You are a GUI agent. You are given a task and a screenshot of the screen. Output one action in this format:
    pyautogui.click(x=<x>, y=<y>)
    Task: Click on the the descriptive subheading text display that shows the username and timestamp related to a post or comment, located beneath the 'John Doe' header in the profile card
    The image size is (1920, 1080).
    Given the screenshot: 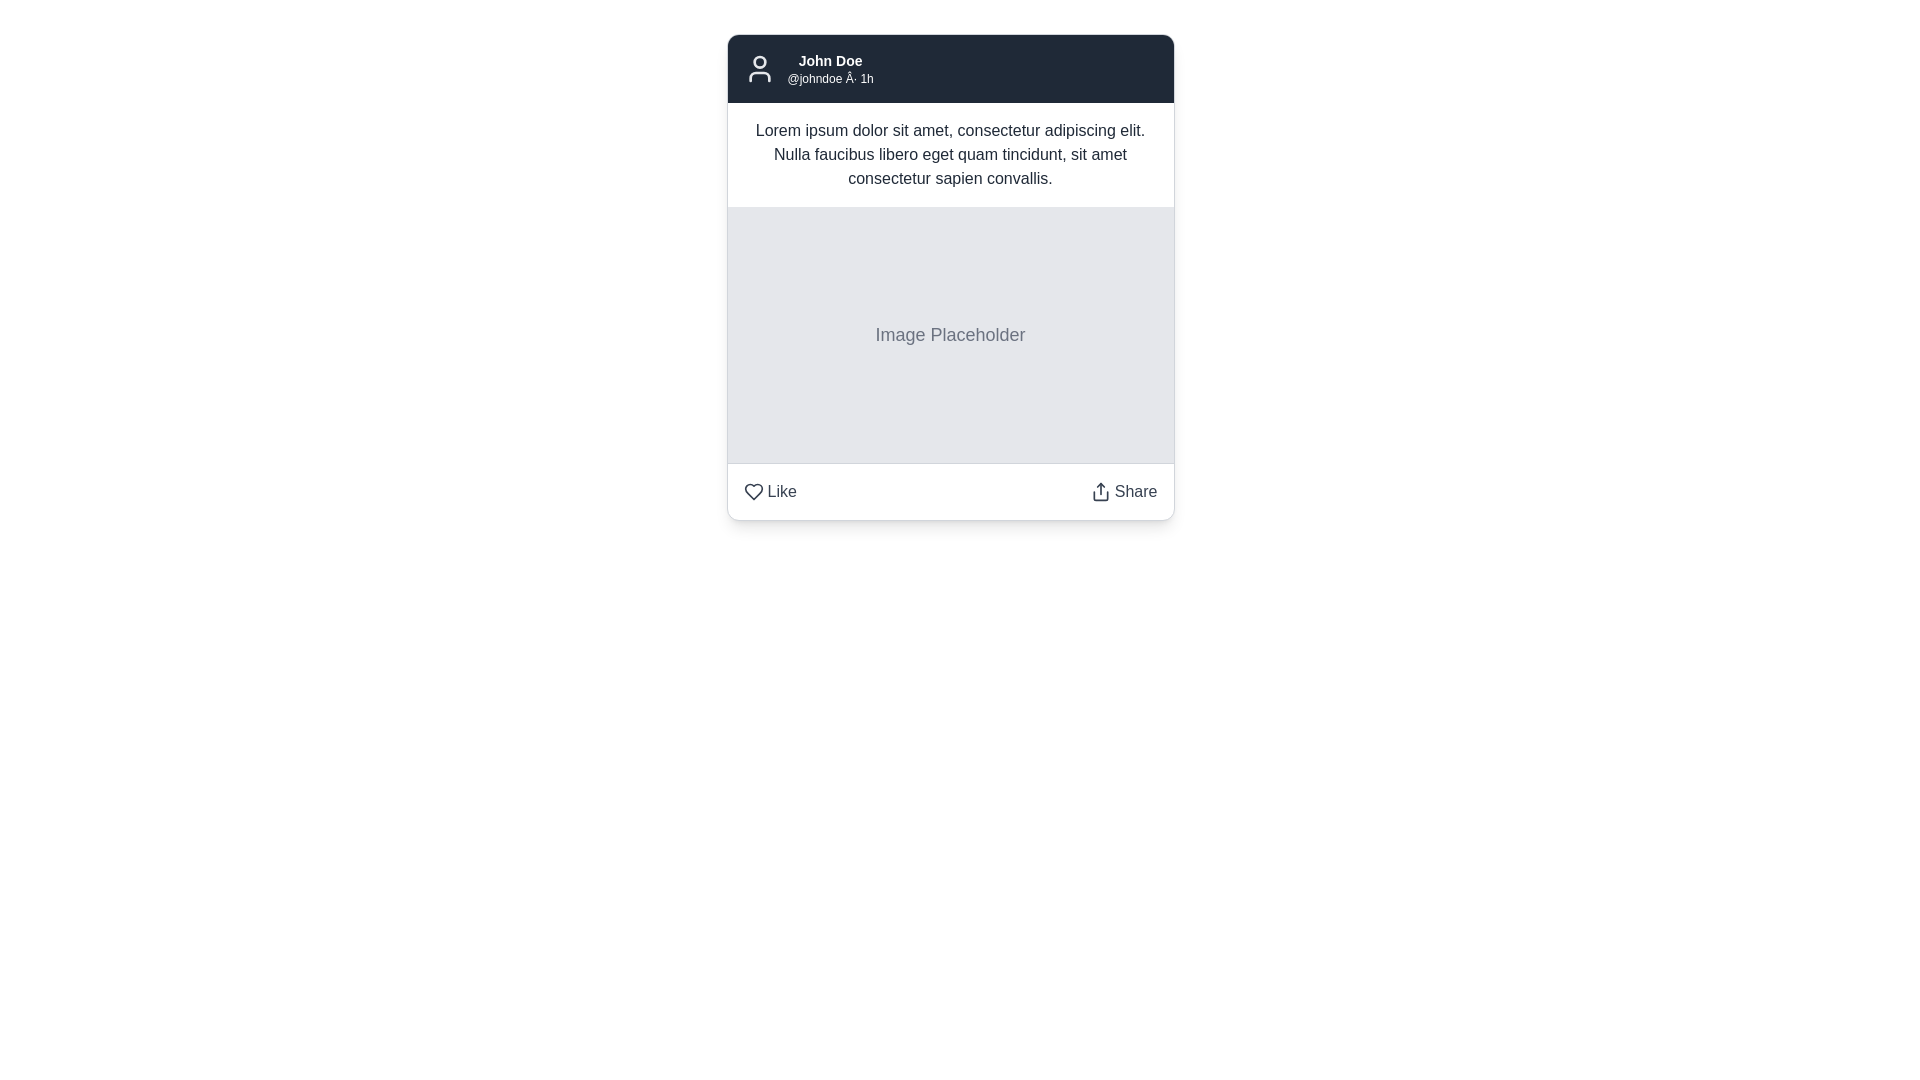 What is the action you would take?
    pyautogui.click(x=830, y=77)
    